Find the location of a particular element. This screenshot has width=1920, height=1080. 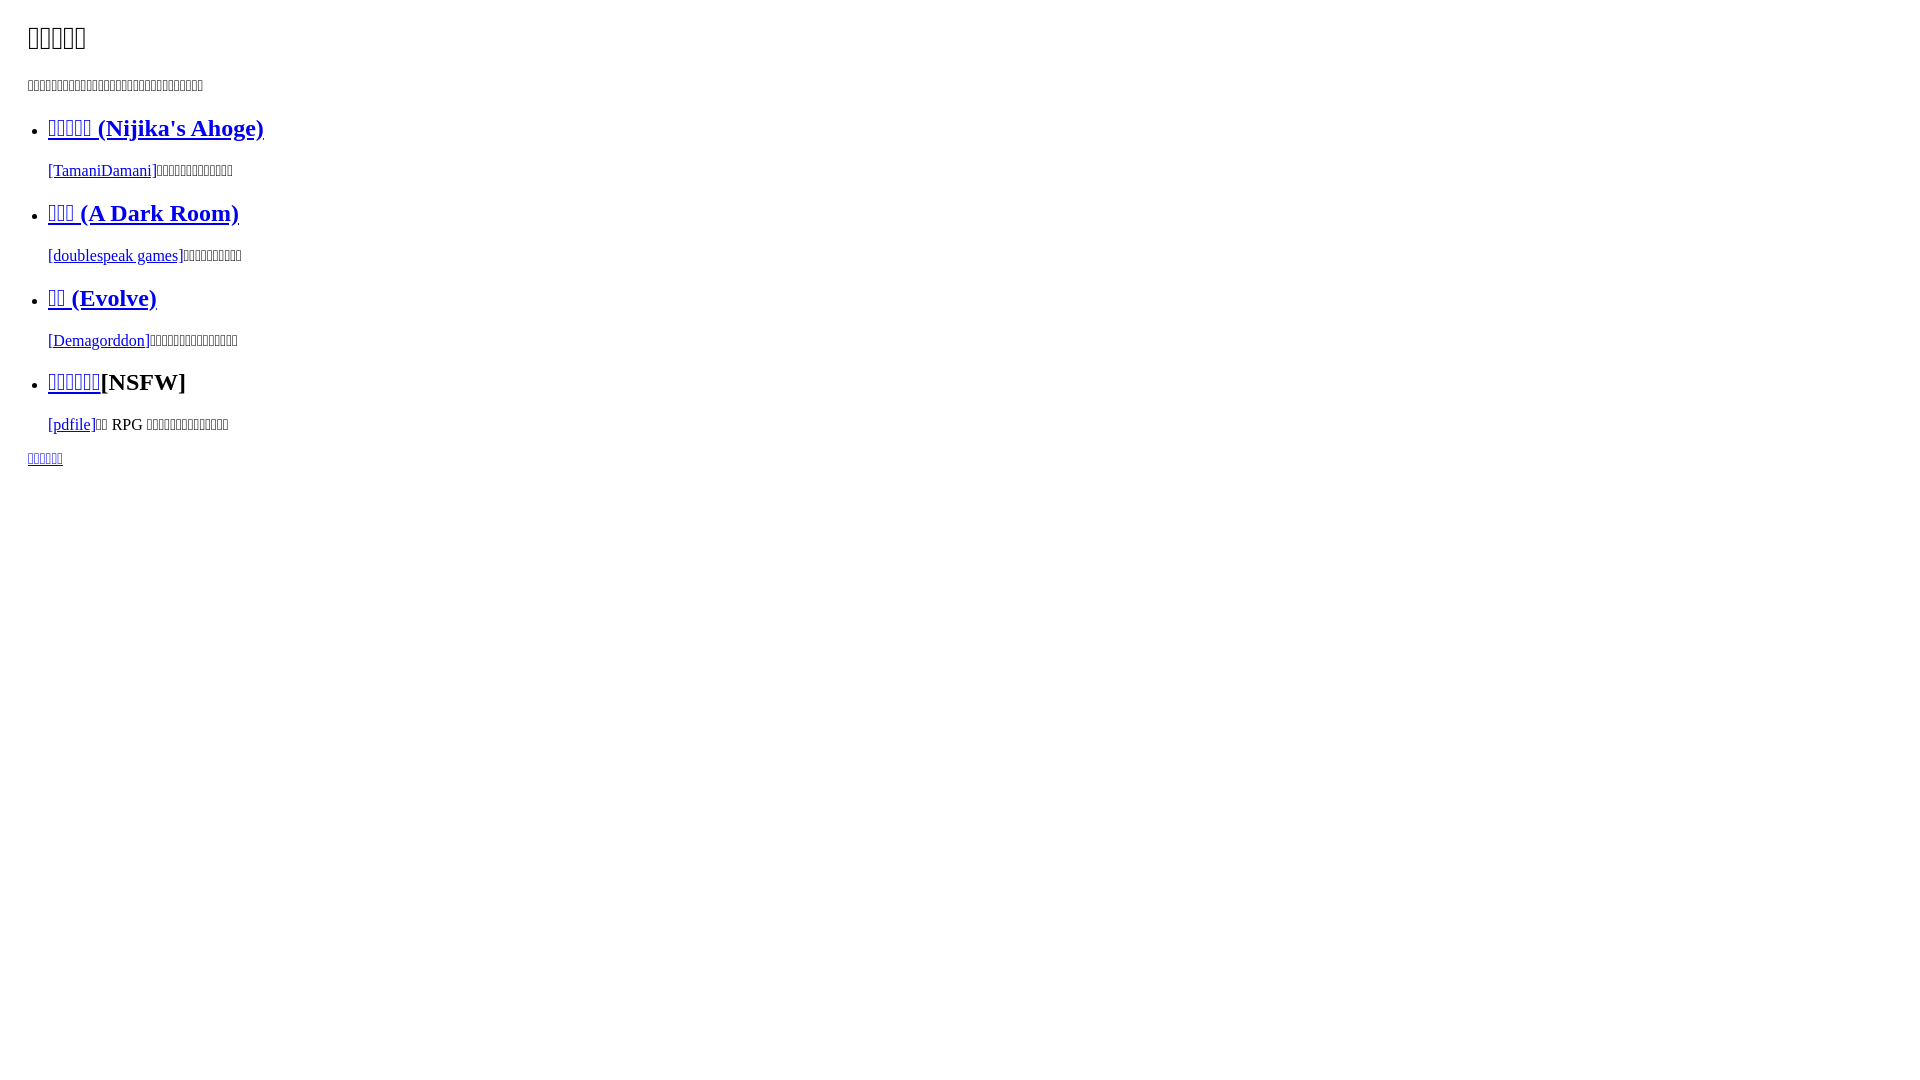

'[doublespeak games]' is located at coordinates (114, 254).